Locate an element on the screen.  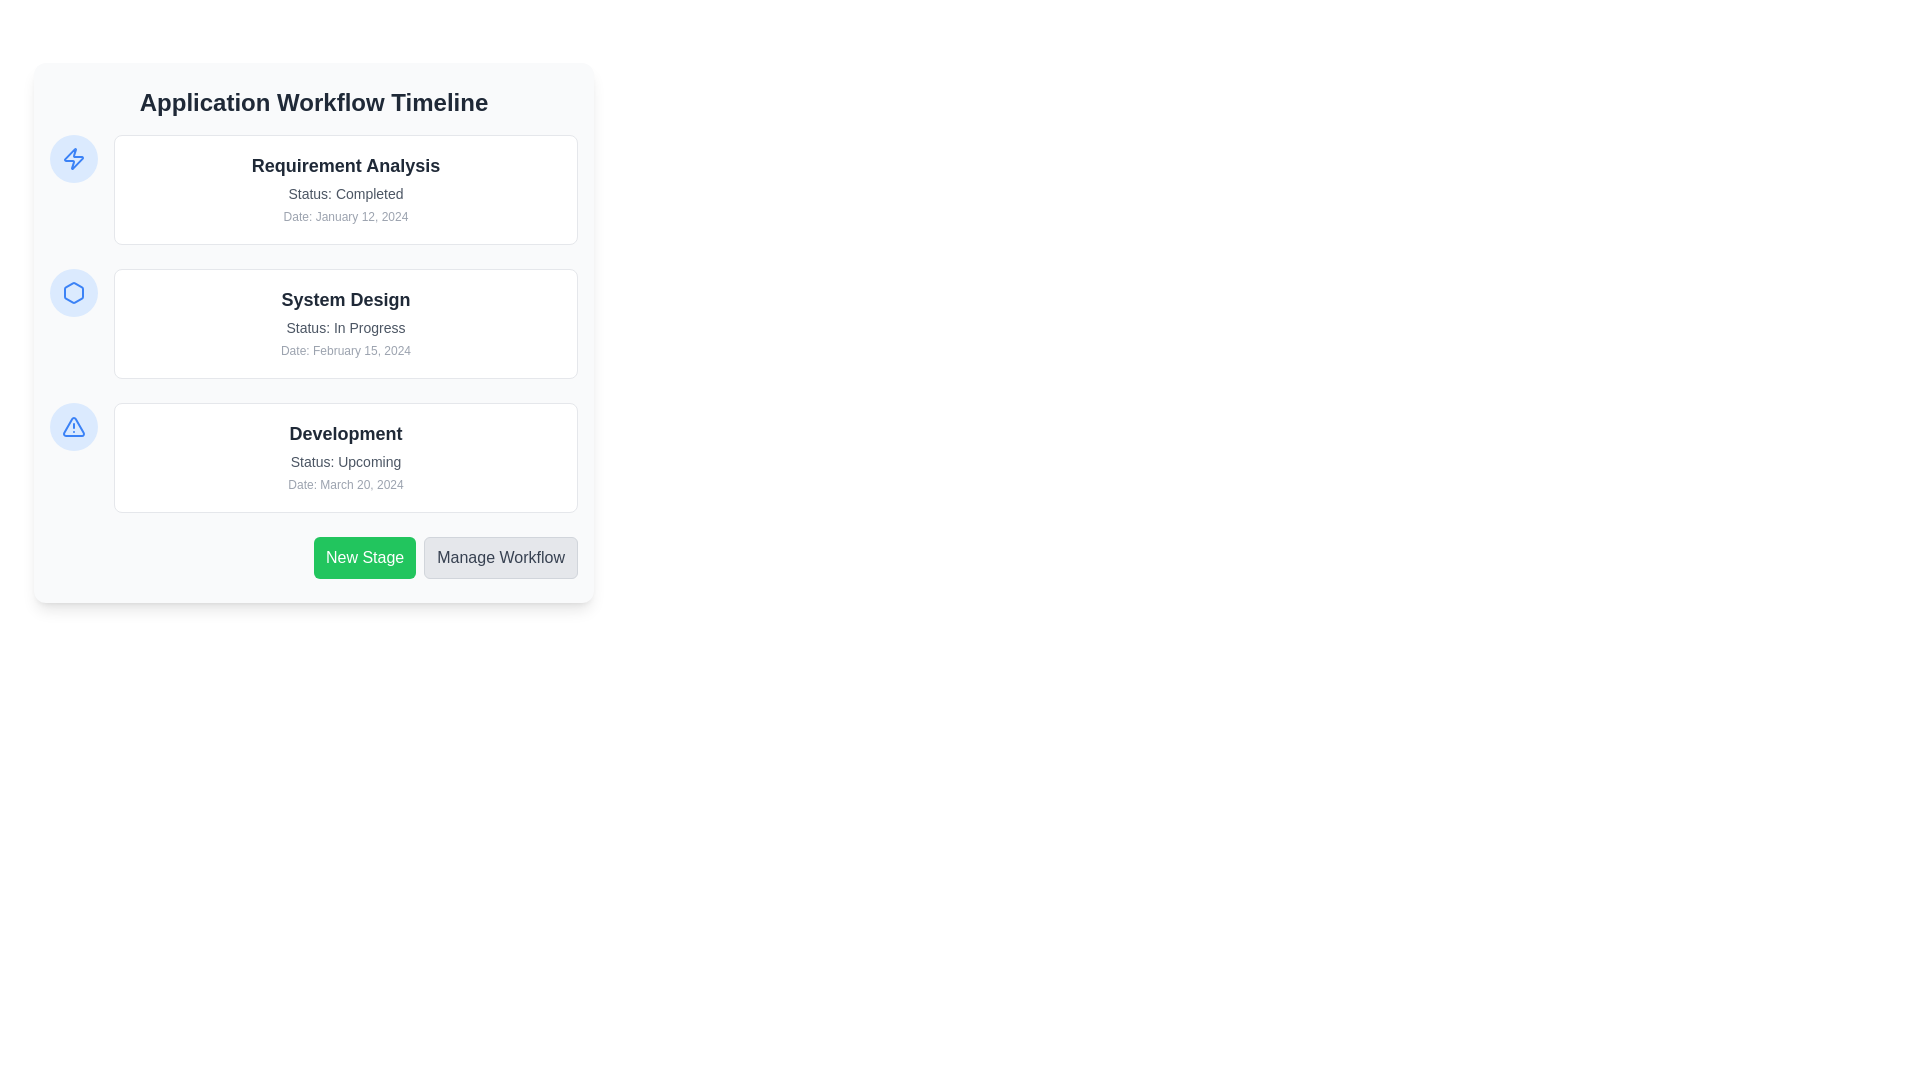
the first button in the workflow timeline to trigger the hover effect is located at coordinates (312, 558).